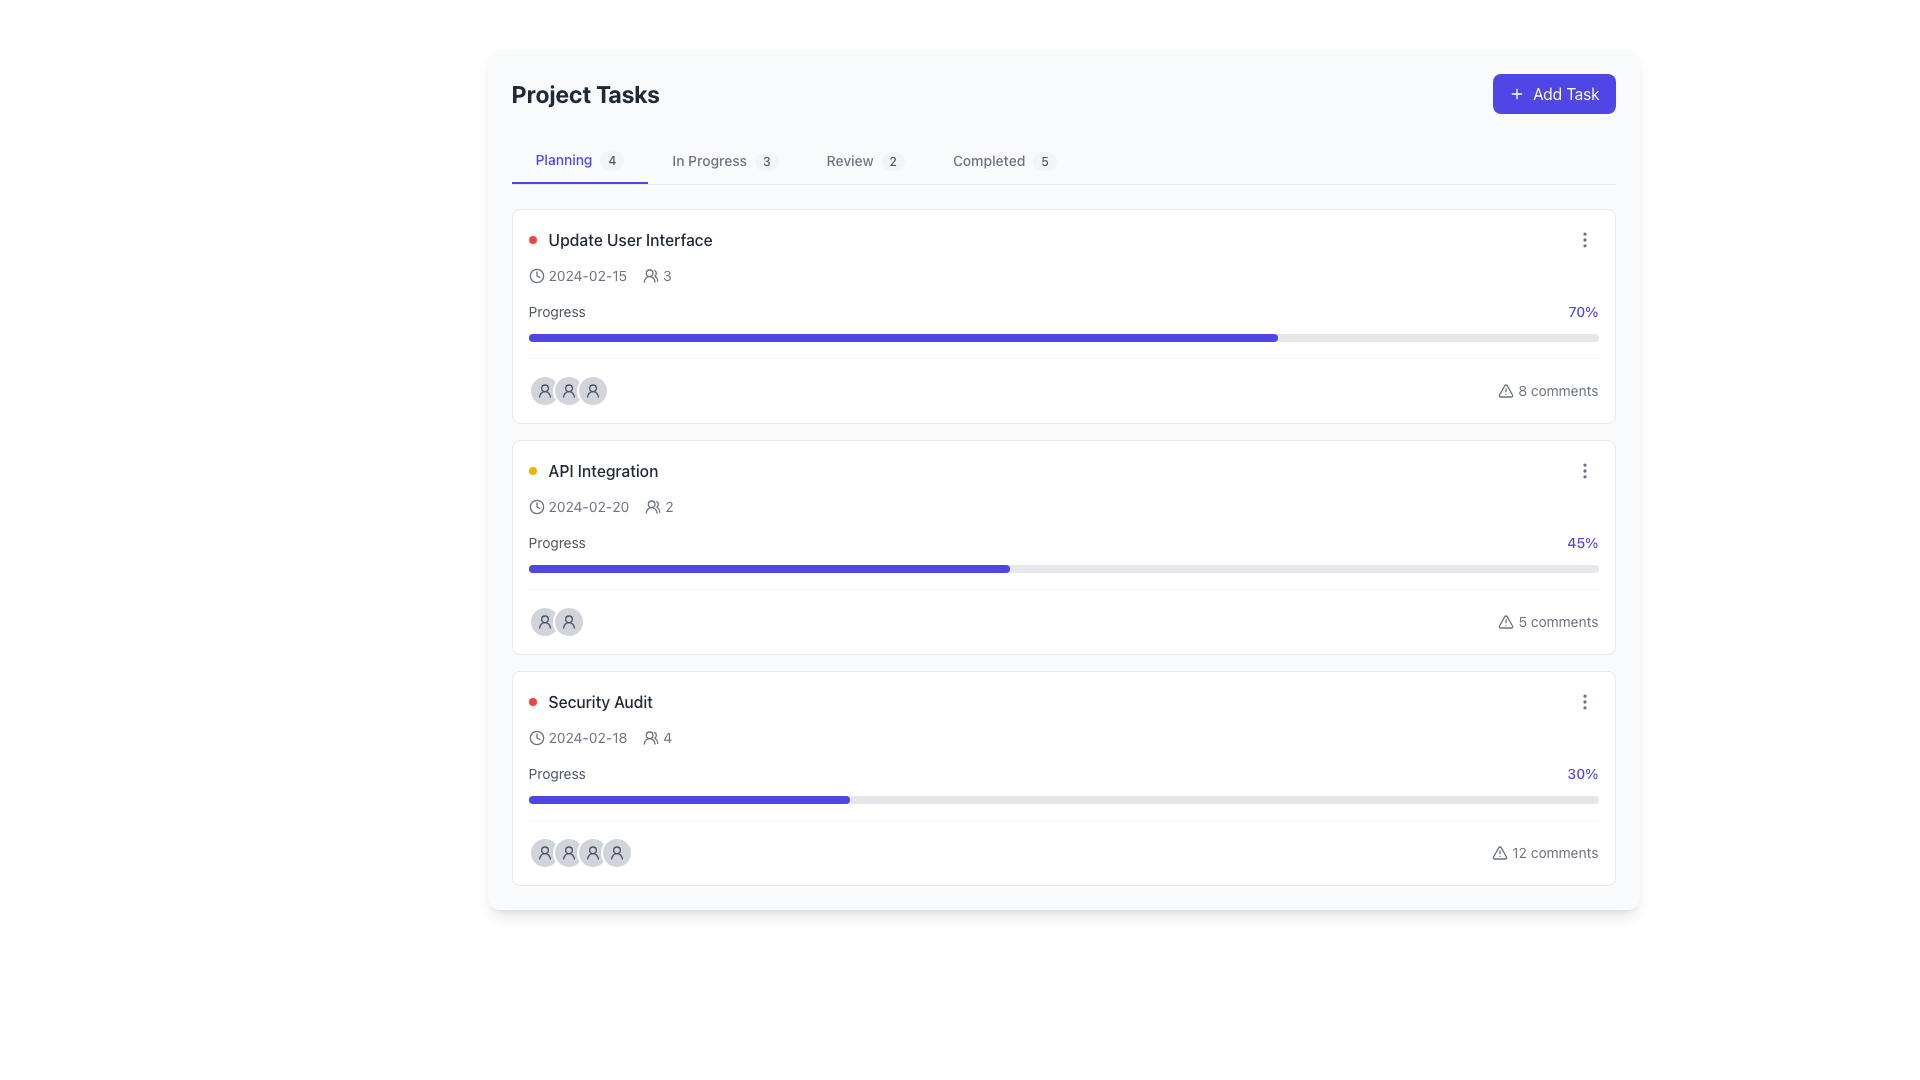  Describe the element at coordinates (1547, 620) in the screenshot. I see `the comments indicator text located in the lower-right corner of the 'API Integration' task card` at that location.